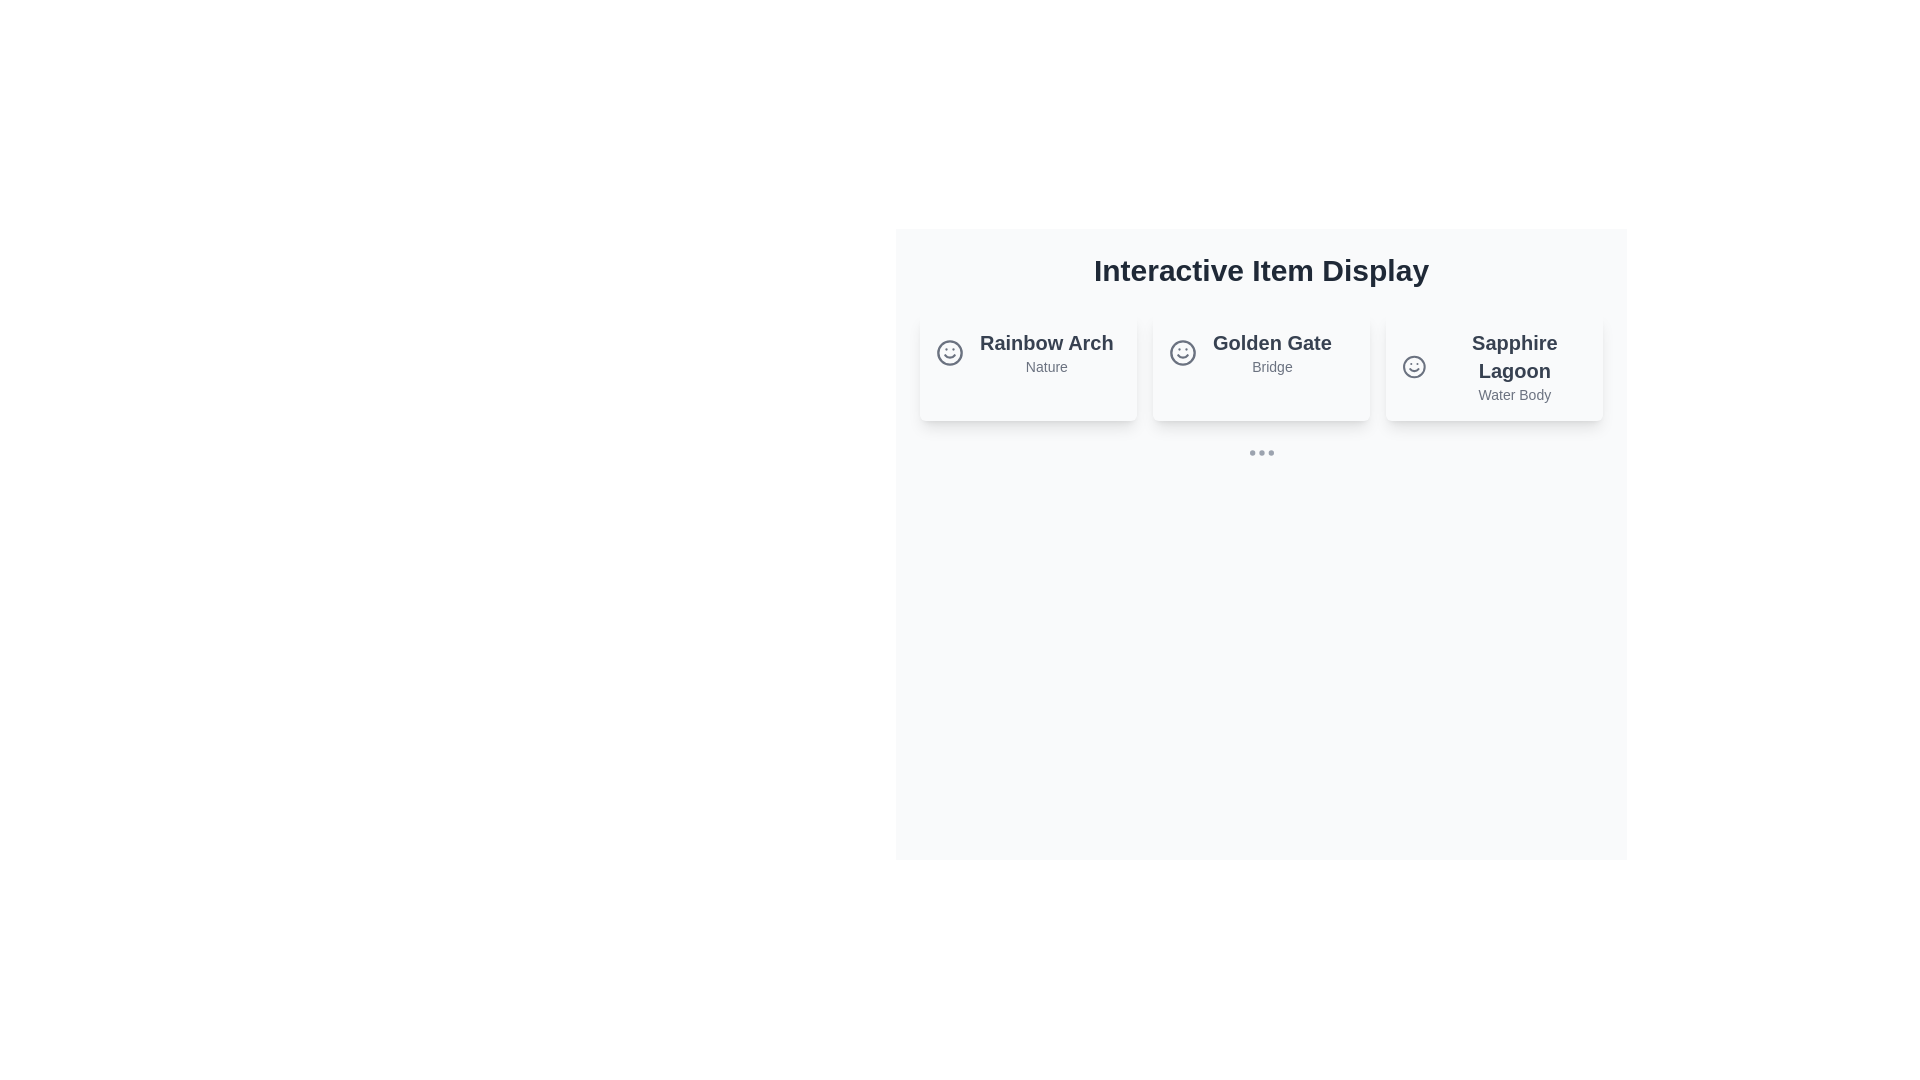 Image resolution: width=1920 pixels, height=1080 pixels. What do you see at coordinates (1271, 342) in the screenshot?
I see `the text label indicating the title 'Golden Gate' of the second card in a row of three cards` at bounding box center [1271, 342].